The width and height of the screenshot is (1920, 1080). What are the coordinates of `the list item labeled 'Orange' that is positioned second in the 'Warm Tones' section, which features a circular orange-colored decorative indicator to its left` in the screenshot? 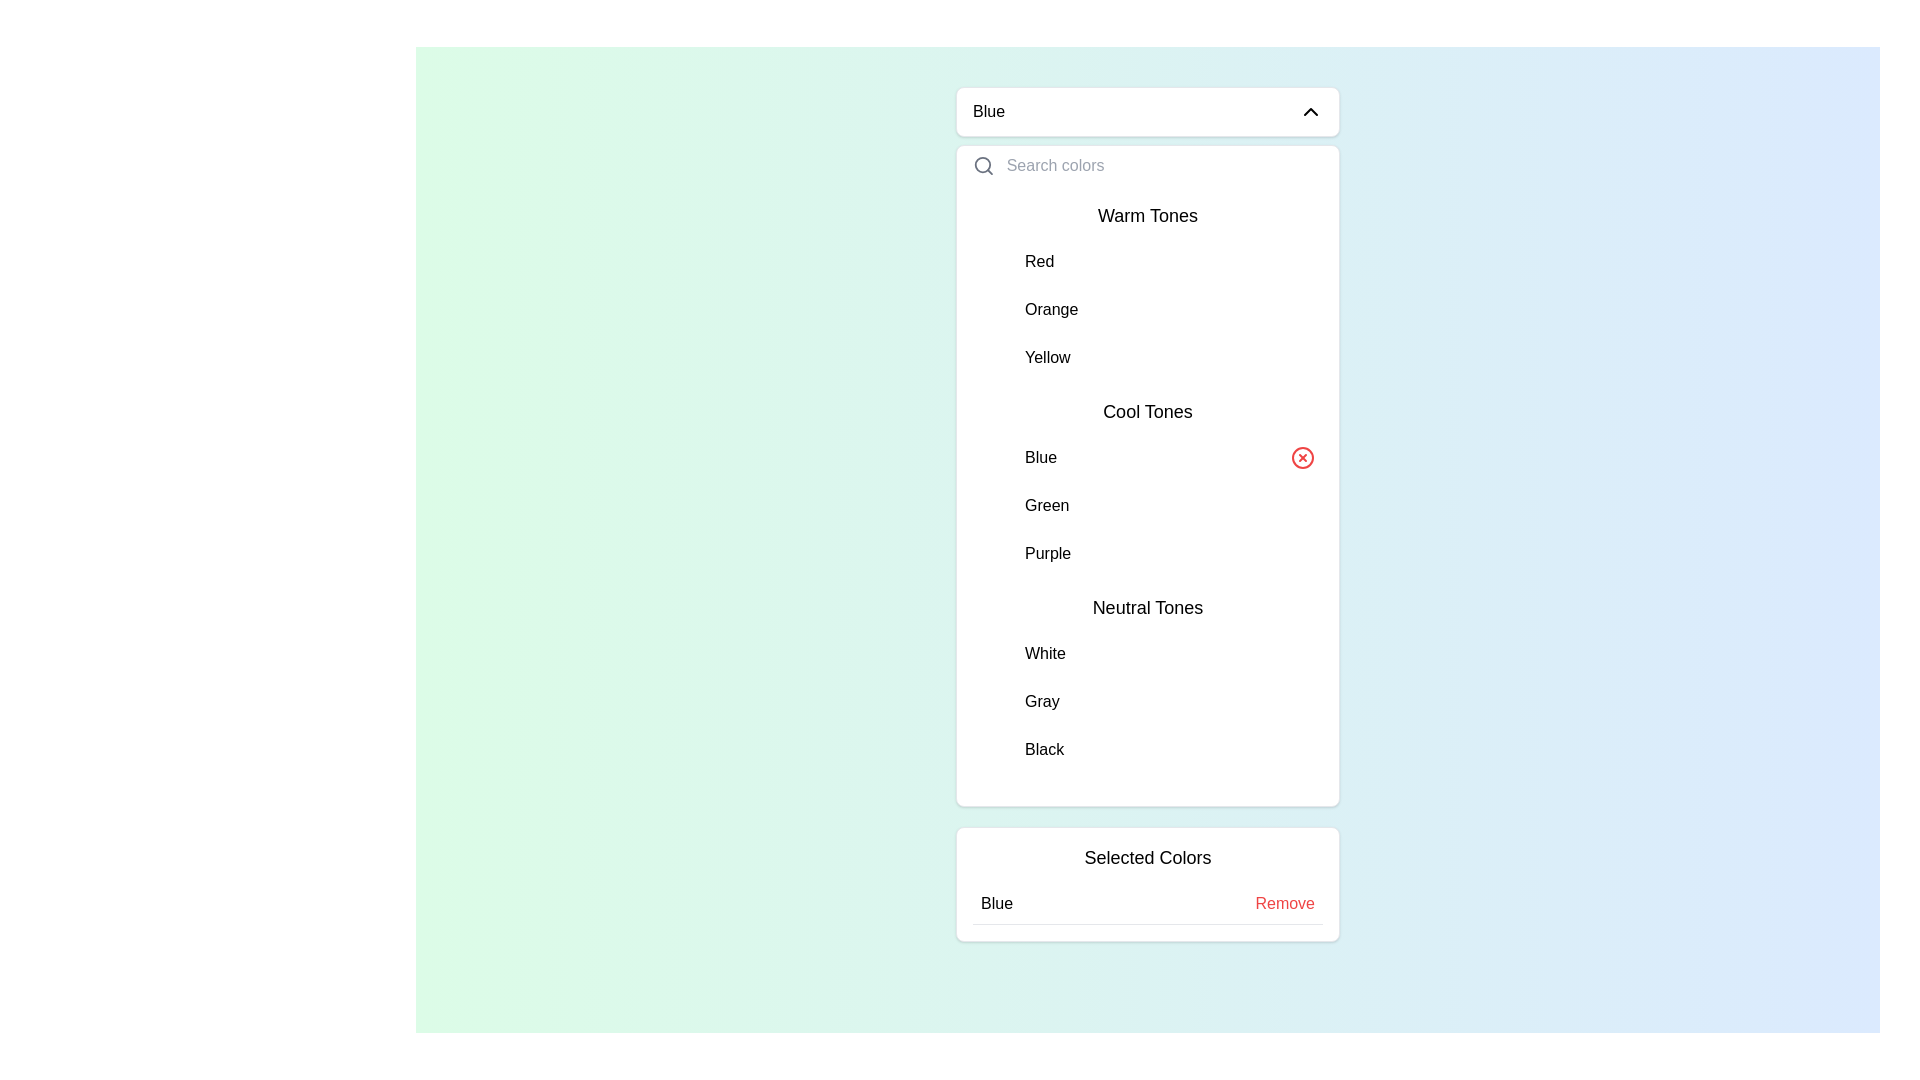 It's located at (1147, 309).